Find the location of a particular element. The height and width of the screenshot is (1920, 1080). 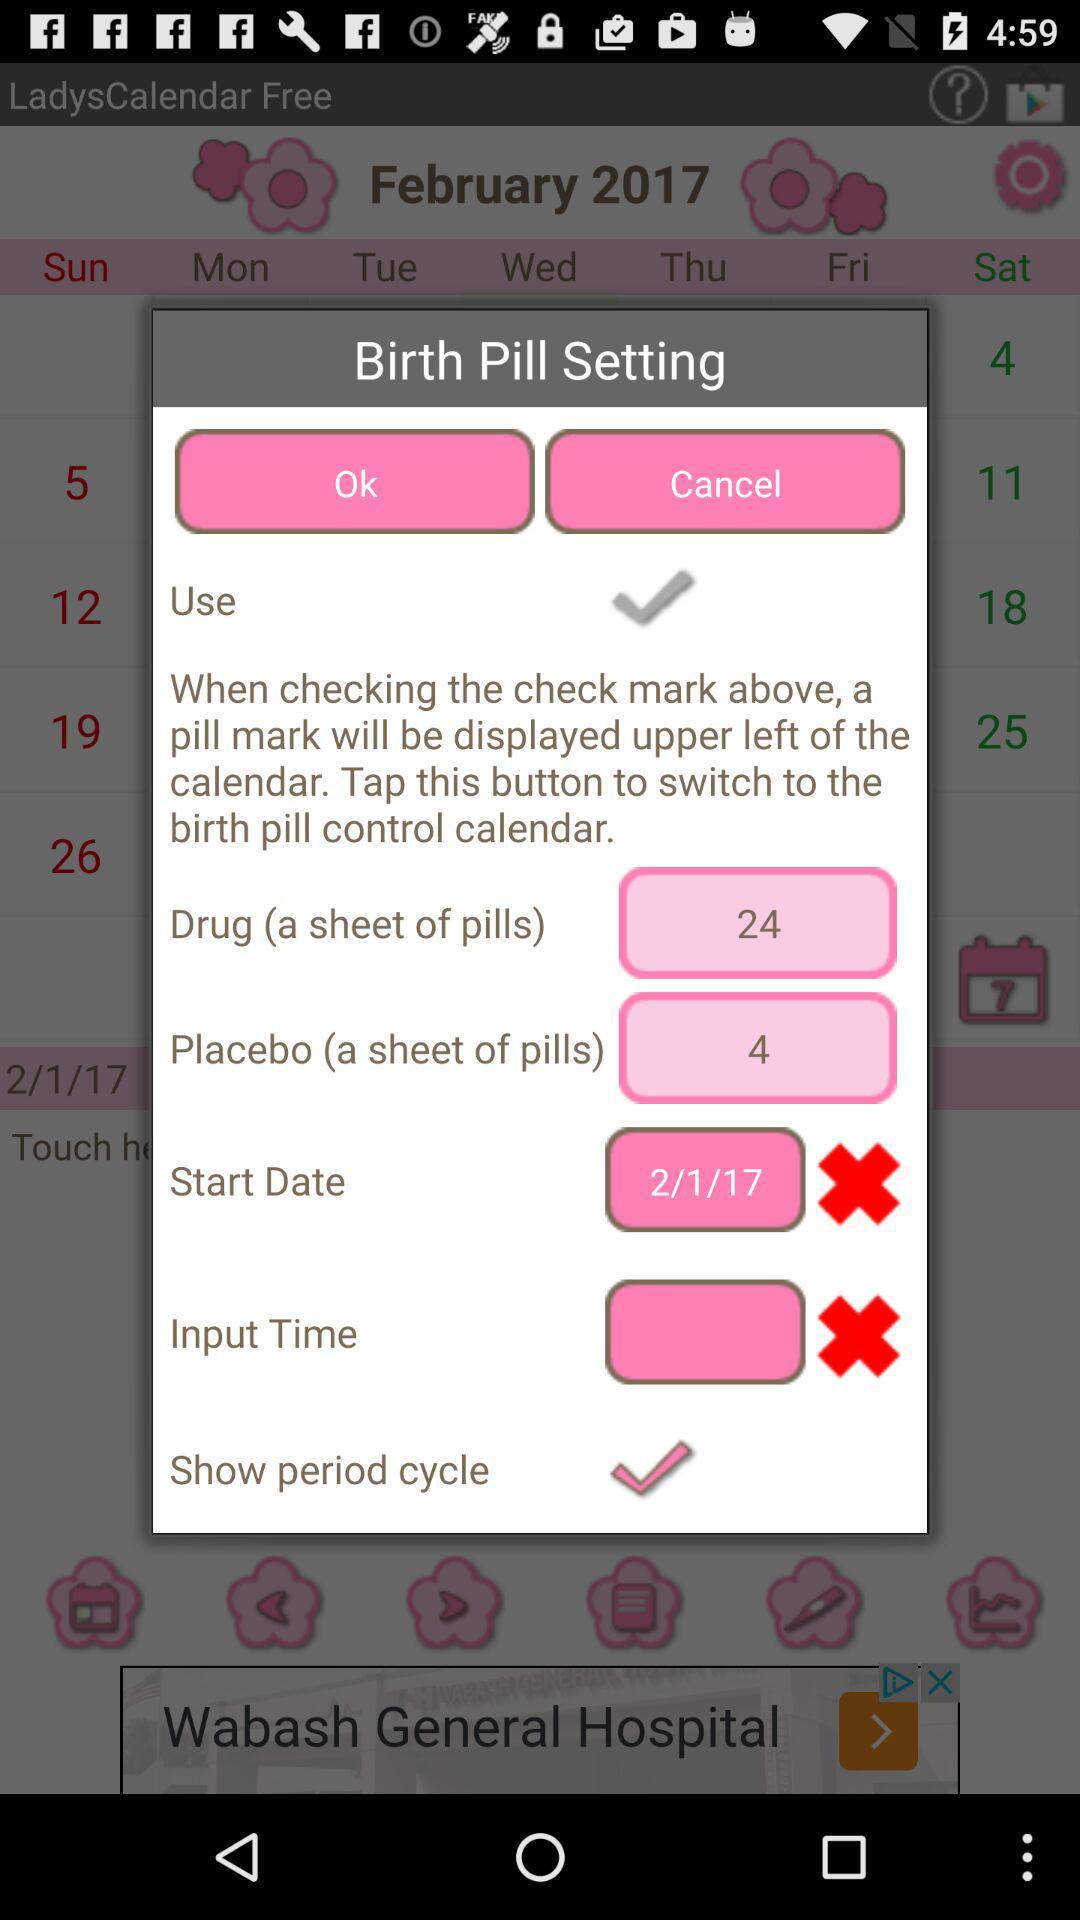

ok at the top left corner is located at coordinates (353, 481).